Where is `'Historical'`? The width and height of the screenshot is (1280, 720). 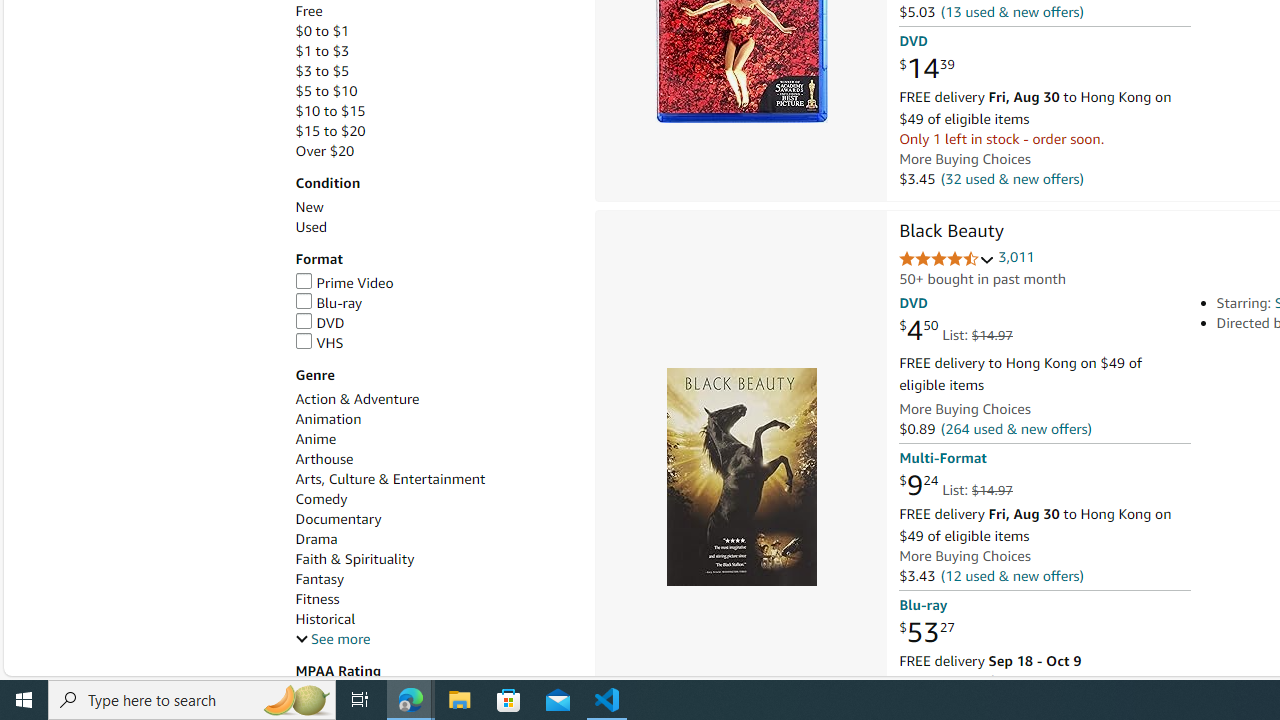
'Historical' is located at coordinates (325, 618).